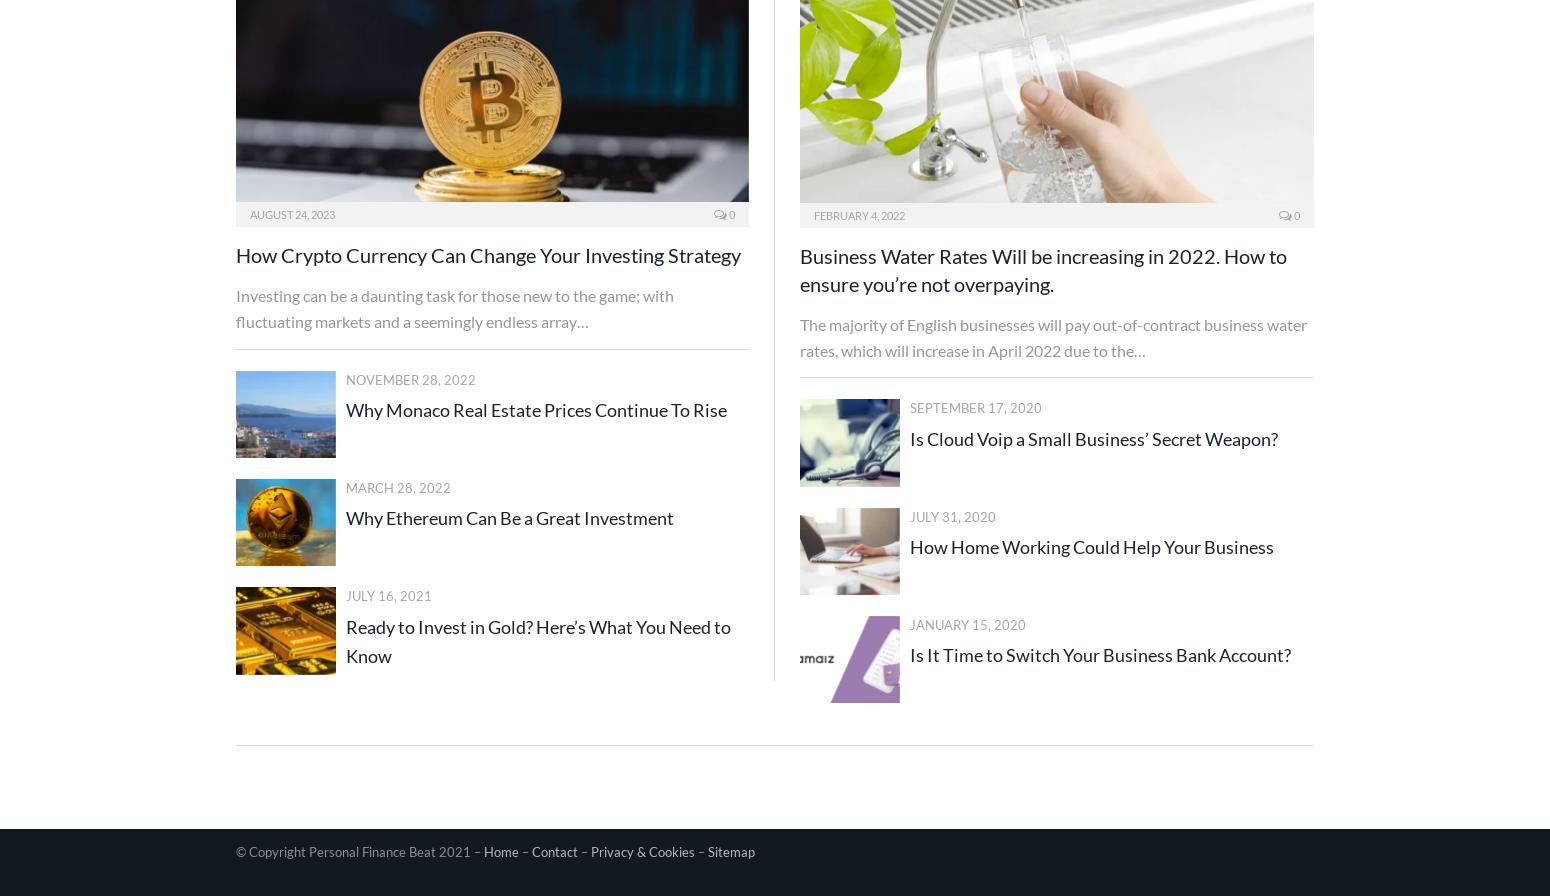 The height and width of the screenshot is (896, 1550). Describe the element at coordinates (910, 437) in the screenshot. I see `'Is Cloud Voip a Small Business’ Secret Weapon?'` at that location.